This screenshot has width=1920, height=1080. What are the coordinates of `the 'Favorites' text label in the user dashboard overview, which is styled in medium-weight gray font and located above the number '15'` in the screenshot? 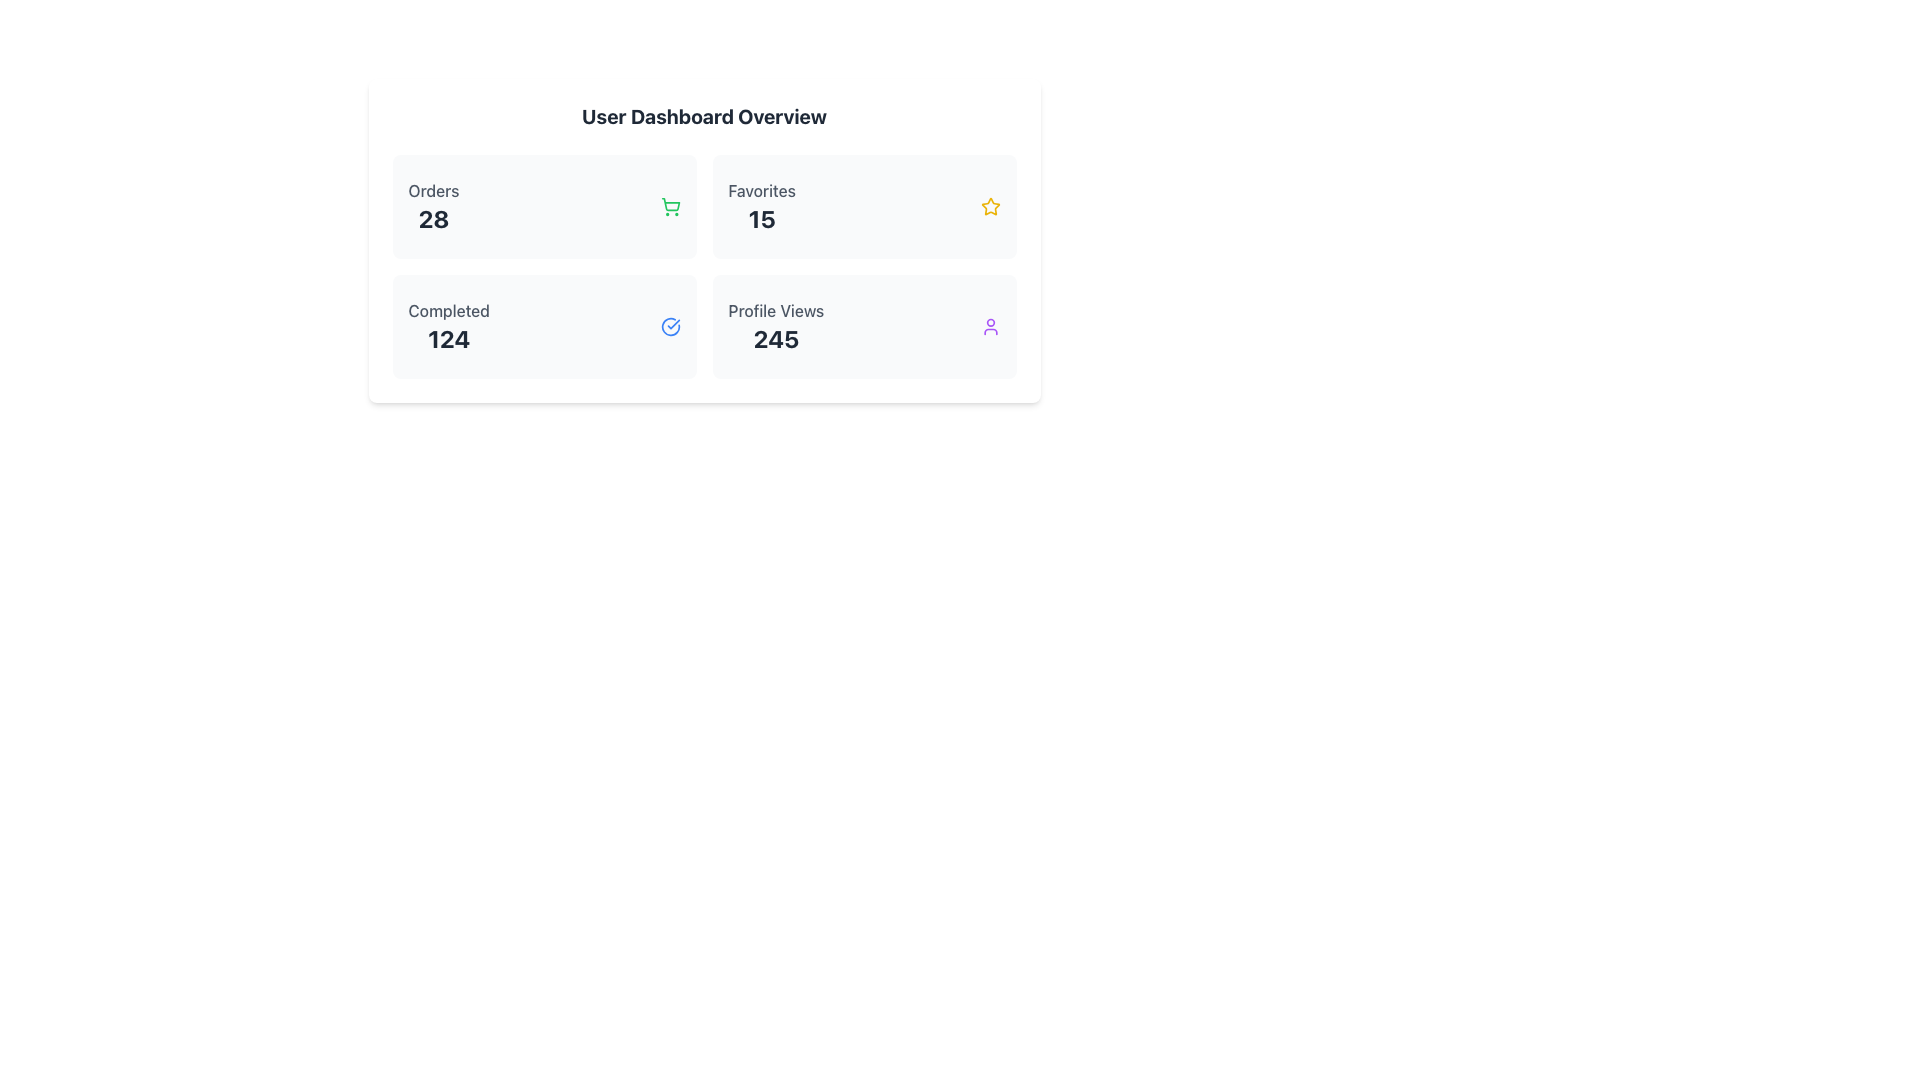 It's located at (761, 191).